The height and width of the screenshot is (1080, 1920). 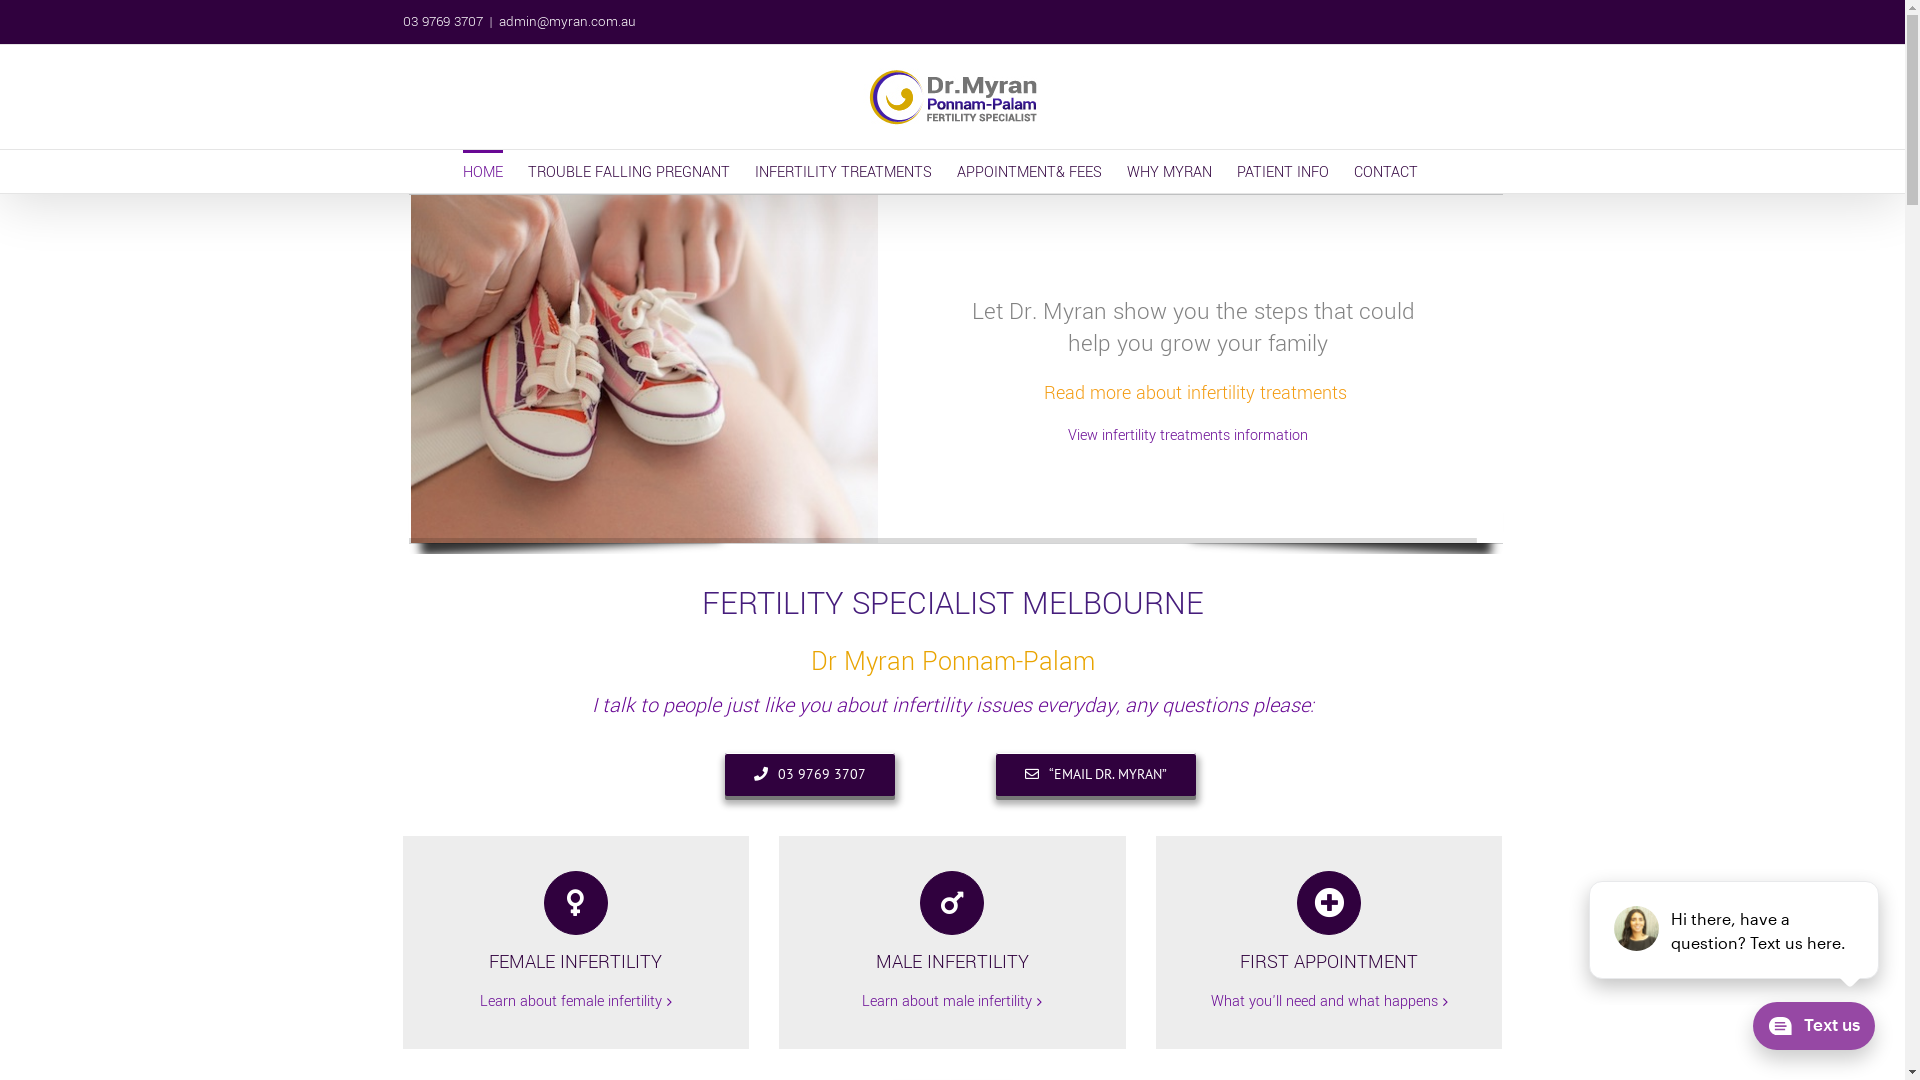 What do you see at coordinates (1281, 170) in the screenshot?
I see `'PATIENT INFO'` at bounding box center [1281, 170].